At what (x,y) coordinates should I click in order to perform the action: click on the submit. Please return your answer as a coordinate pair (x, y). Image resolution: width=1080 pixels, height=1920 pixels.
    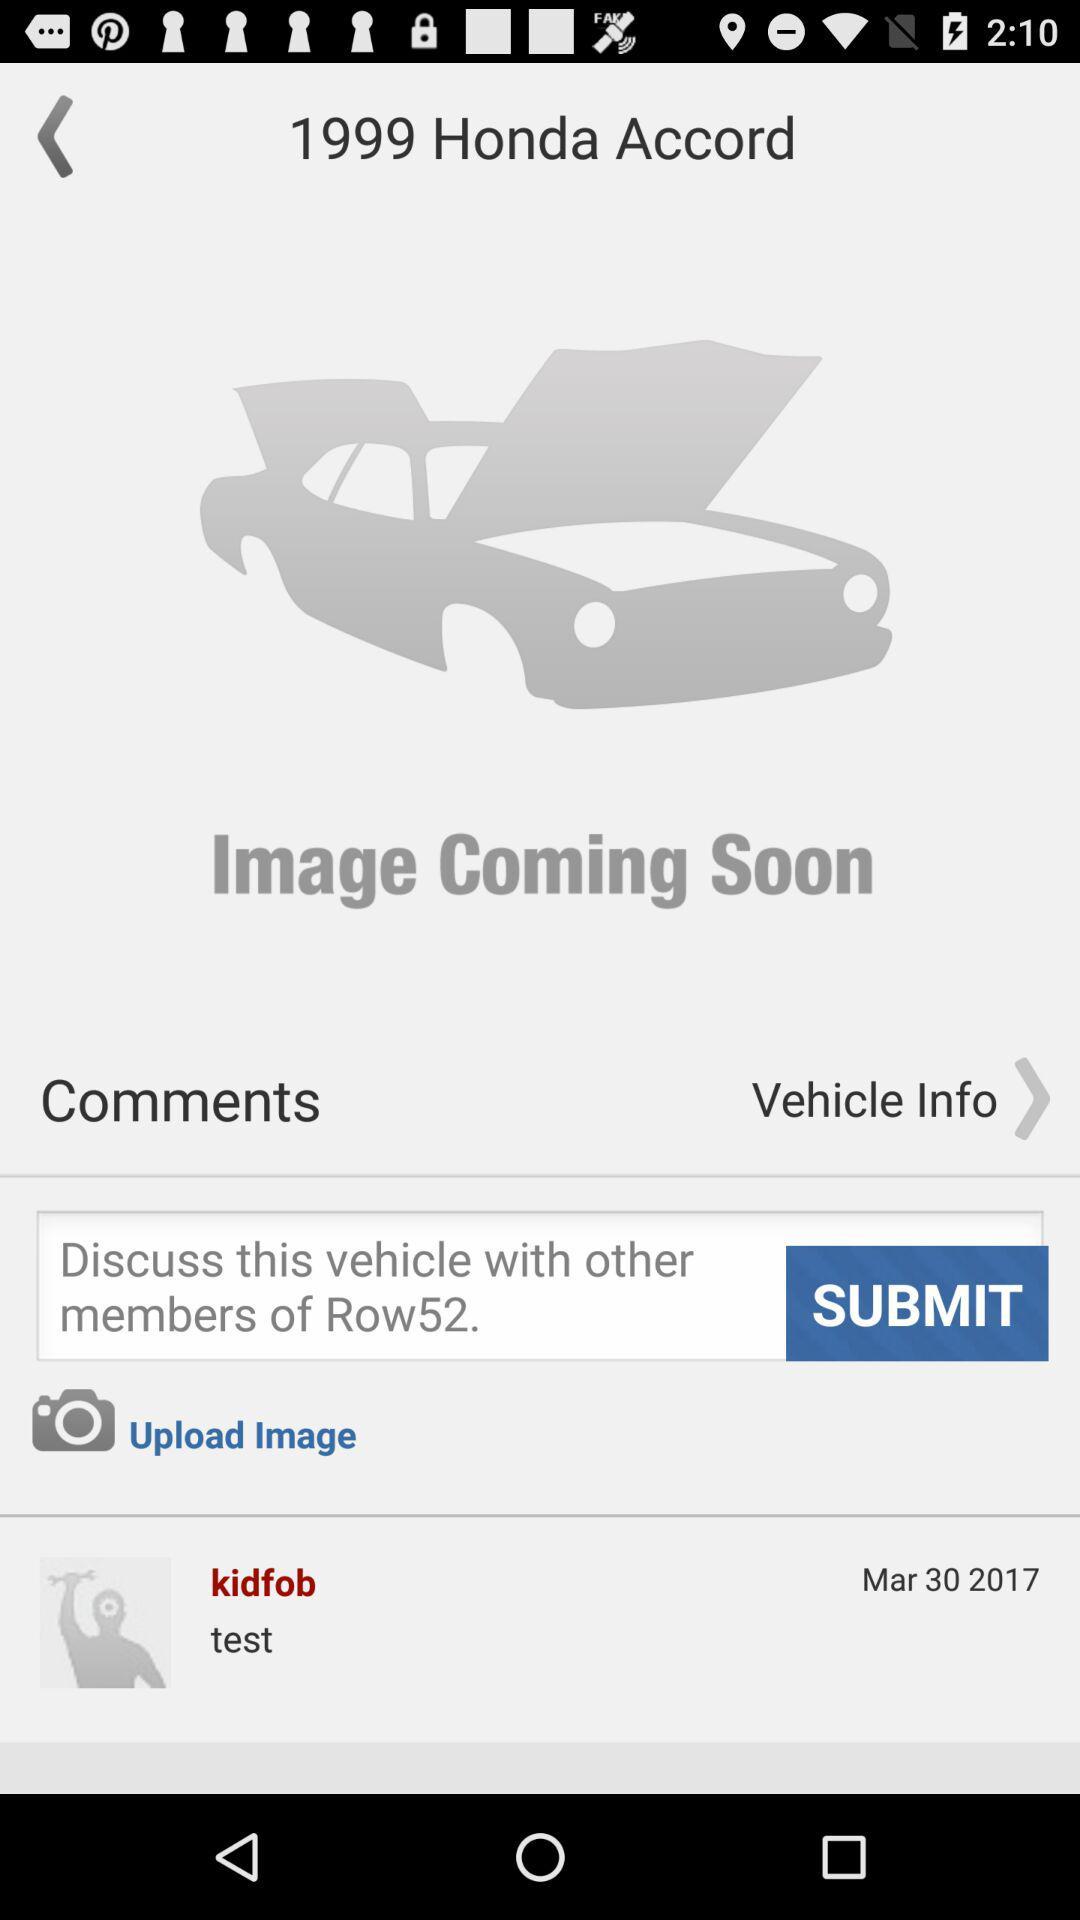
    Looking at the image, I should click on (917, 1303).